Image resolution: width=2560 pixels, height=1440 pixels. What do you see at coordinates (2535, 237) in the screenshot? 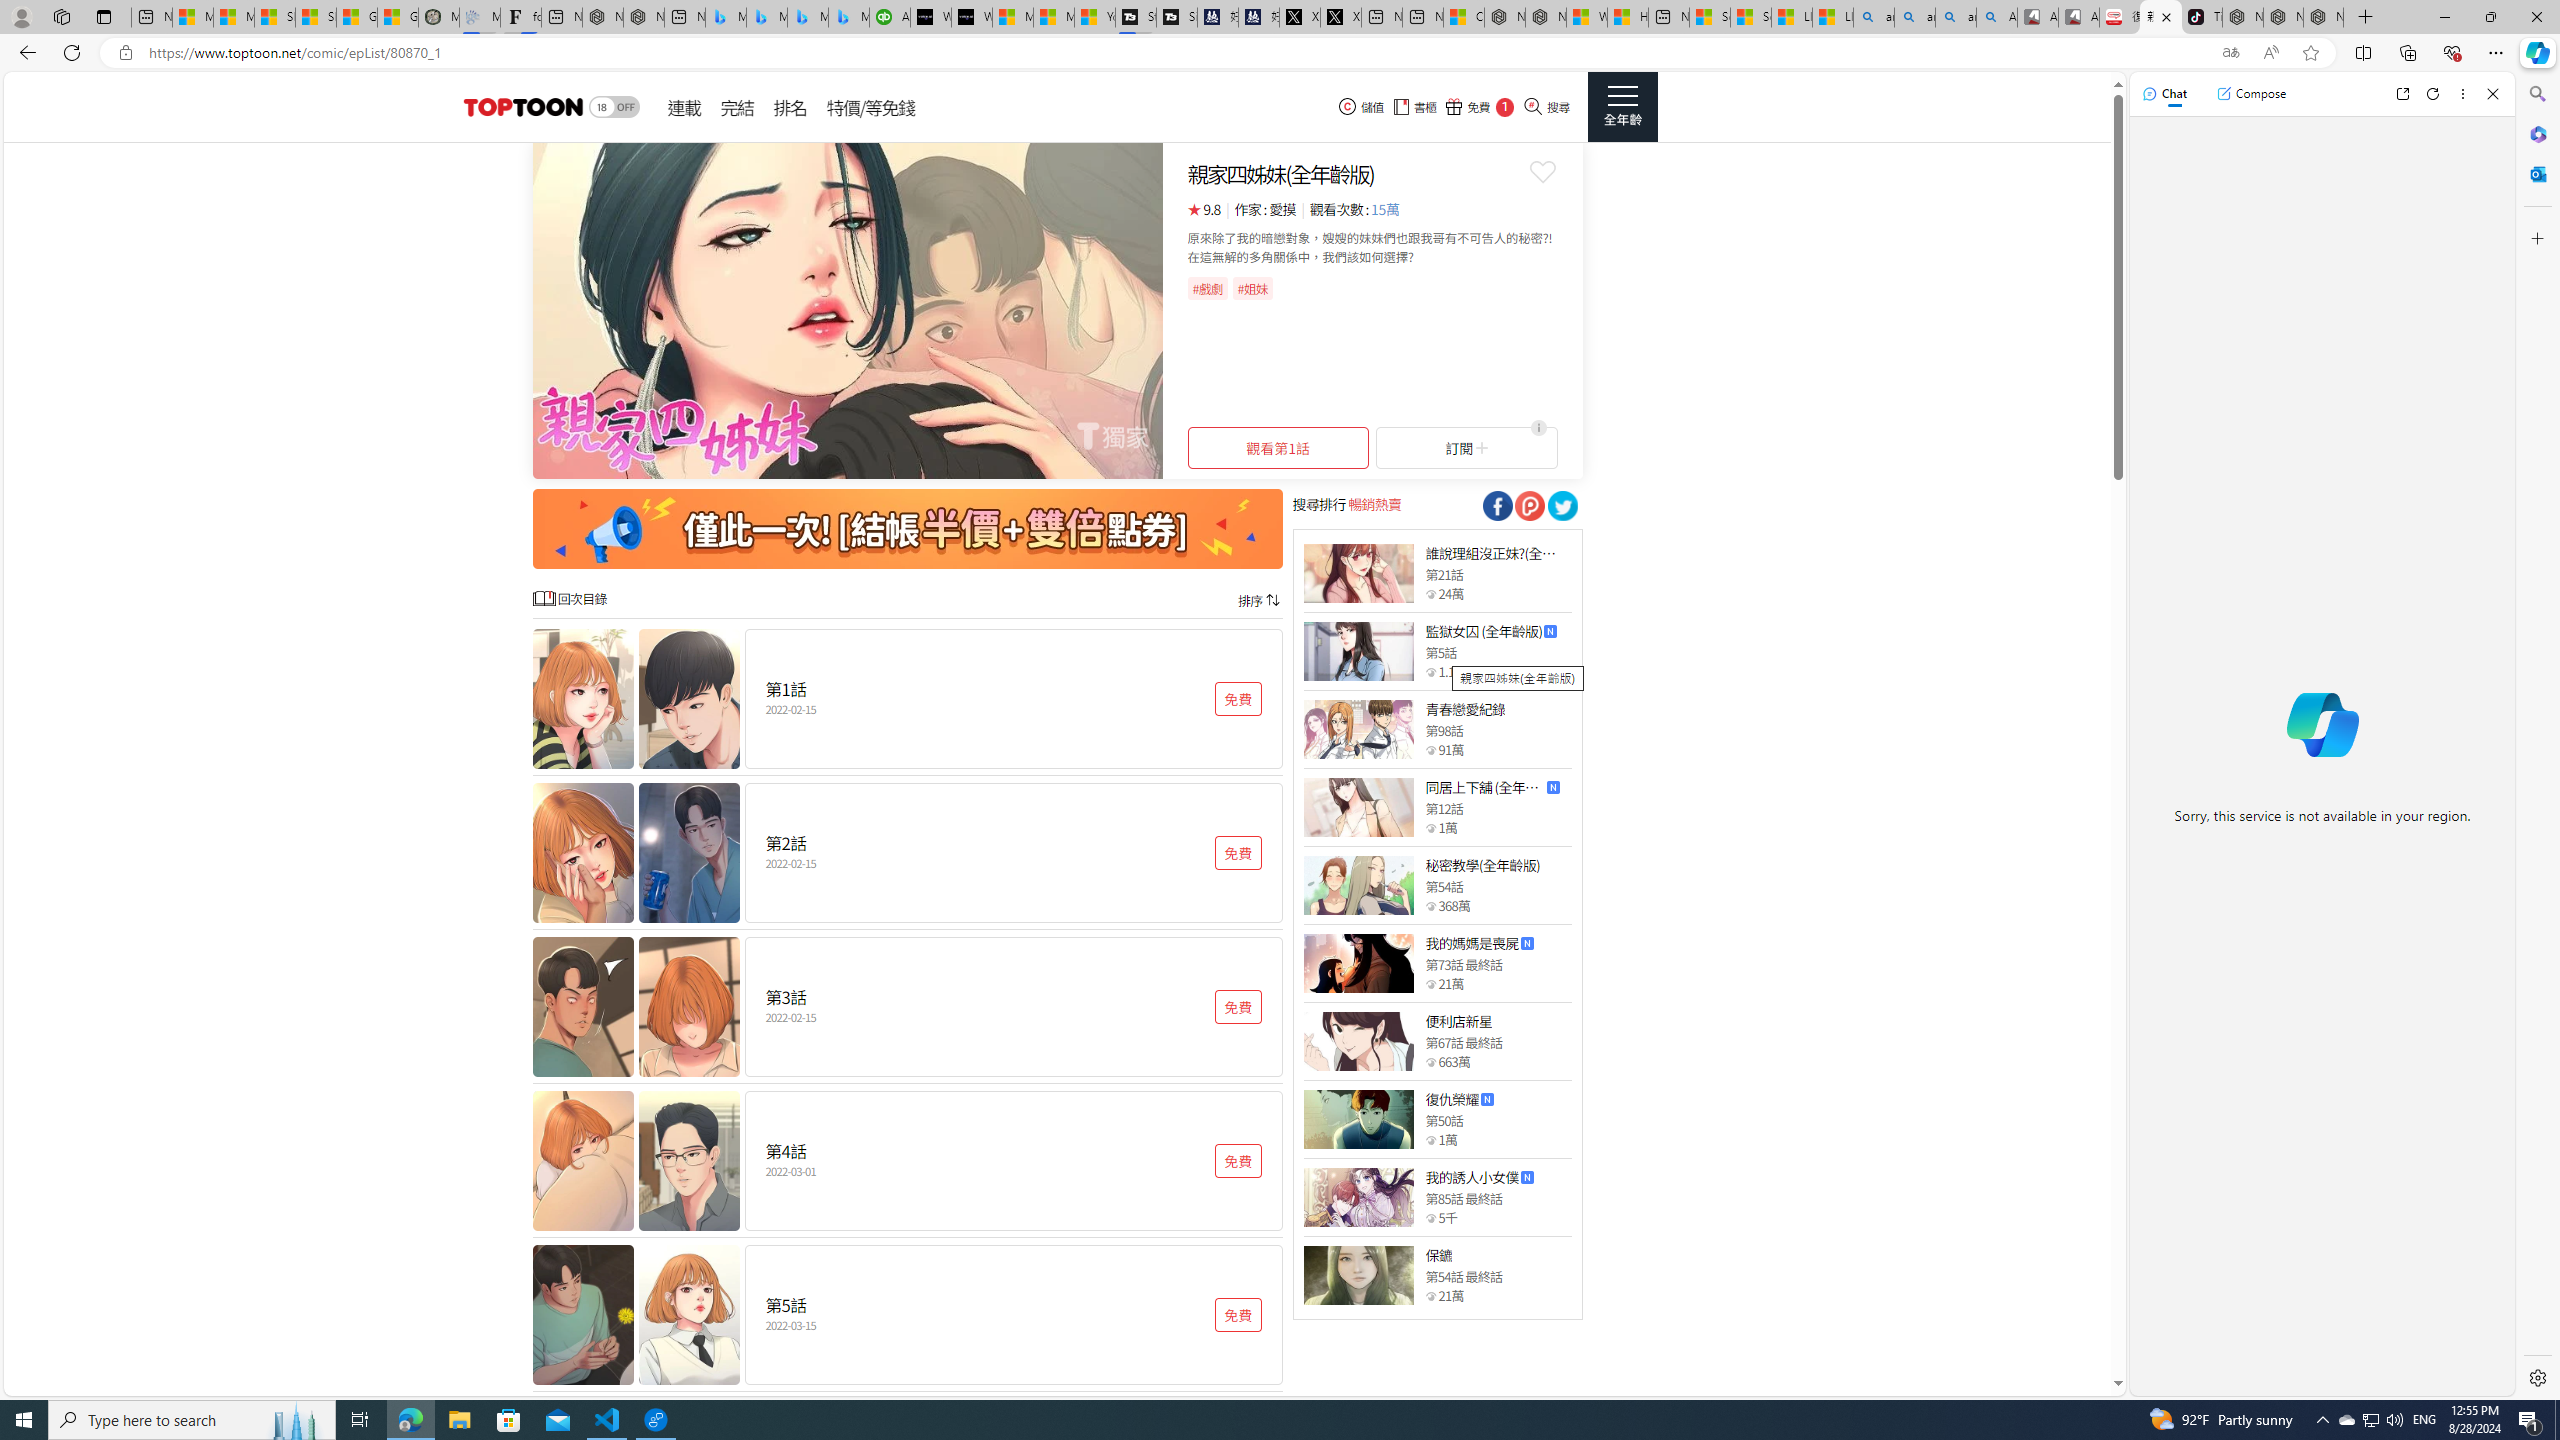
I see `'Customize'` at bounding box center [2535, 237].